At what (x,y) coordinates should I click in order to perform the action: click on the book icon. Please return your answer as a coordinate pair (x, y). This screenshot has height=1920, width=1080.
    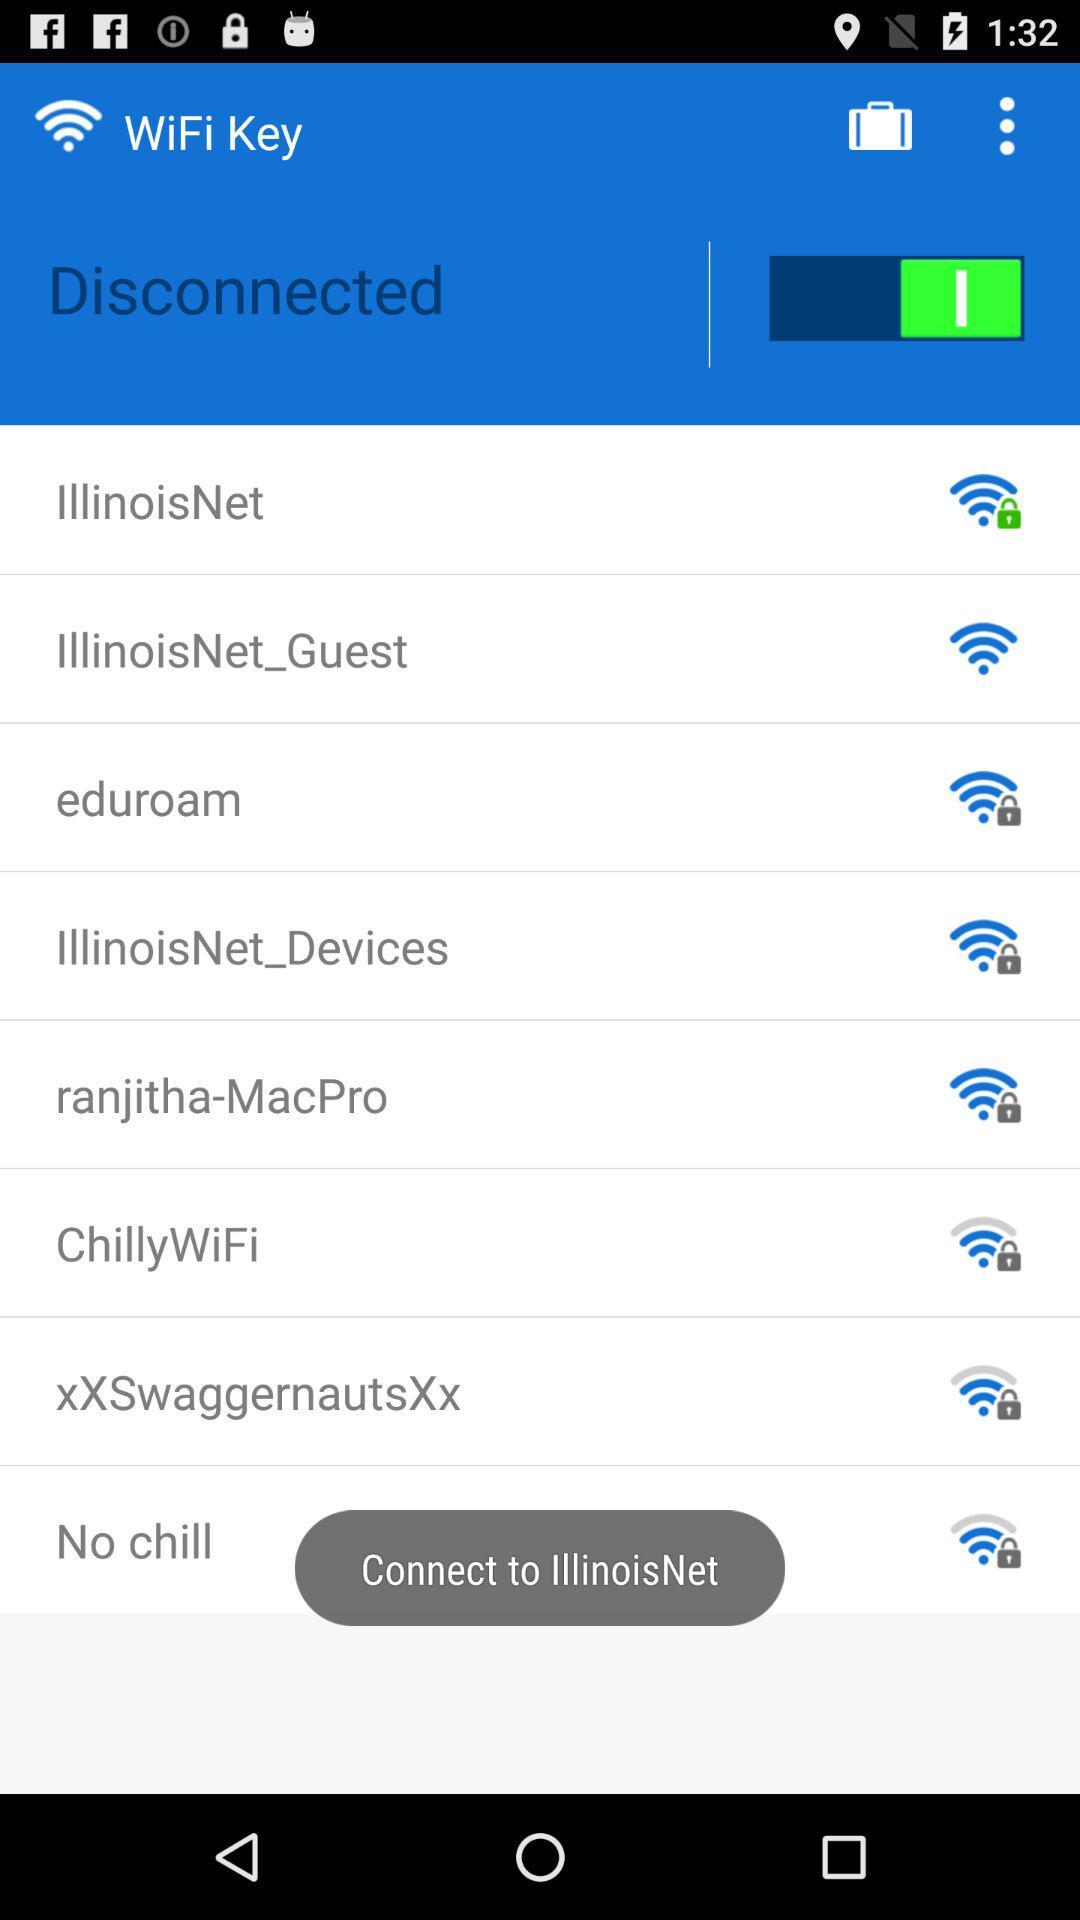
    Looking at the image, I should click on (896, 318).